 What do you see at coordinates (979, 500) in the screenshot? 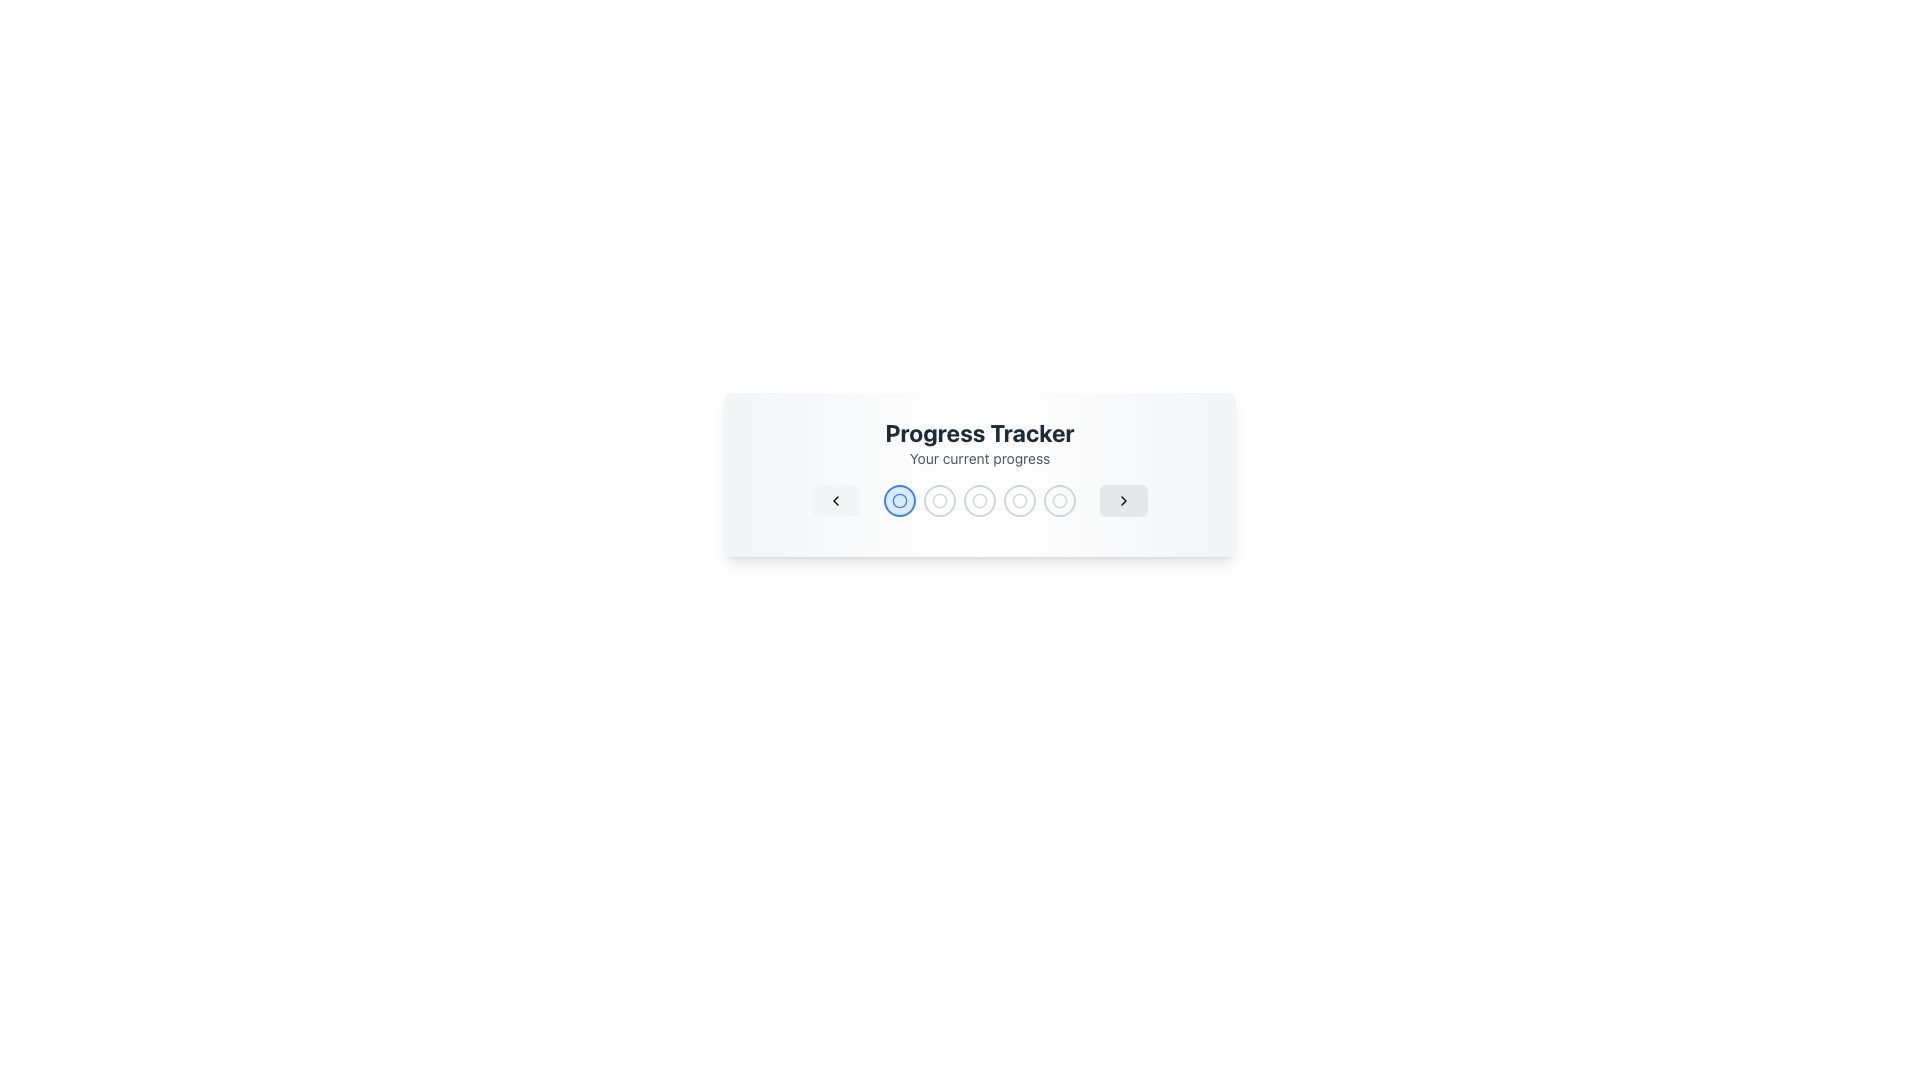
I see `the third circular graphic element in the progress tracker interface, which serves as a visual indicator for a specific step or milestone` at bounding box center [979, 500].